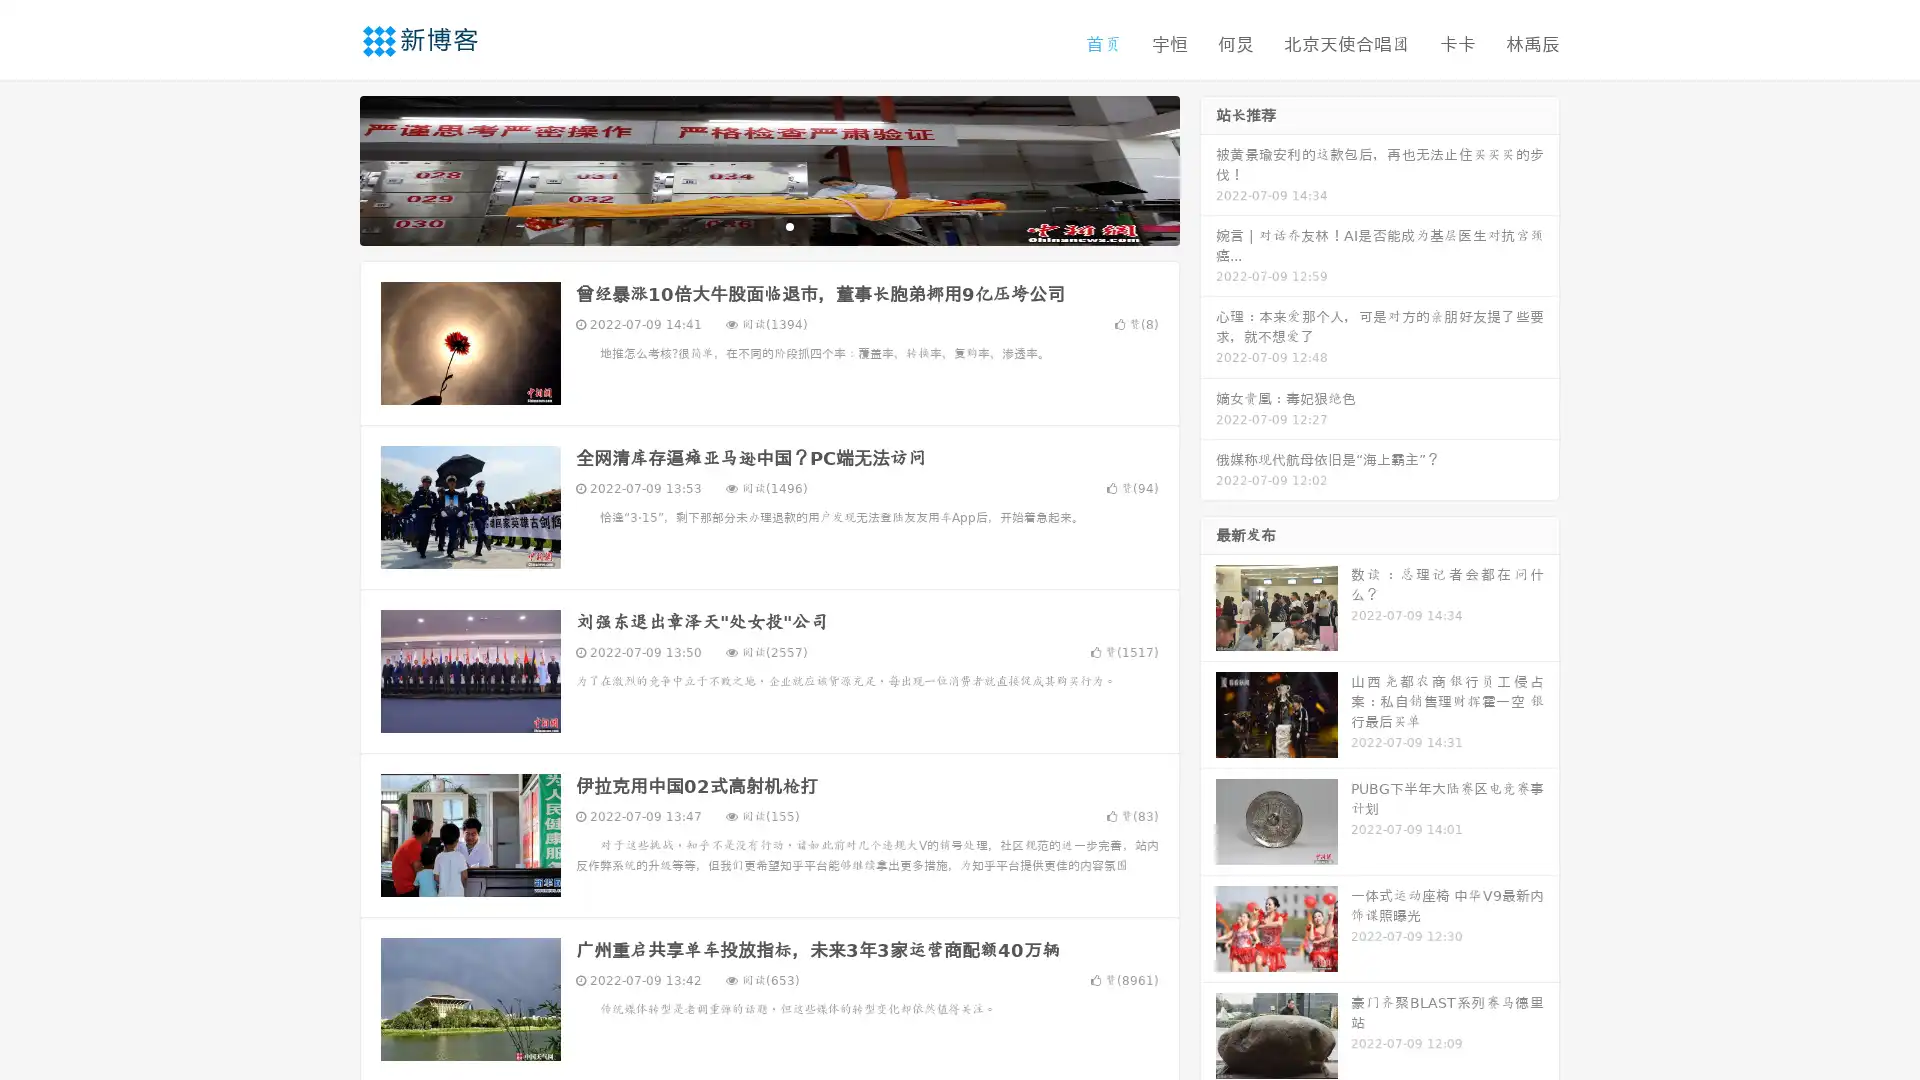  Describe the element at coordinates (330, 168) in the screenshot. I see `Previous slide` at that location.